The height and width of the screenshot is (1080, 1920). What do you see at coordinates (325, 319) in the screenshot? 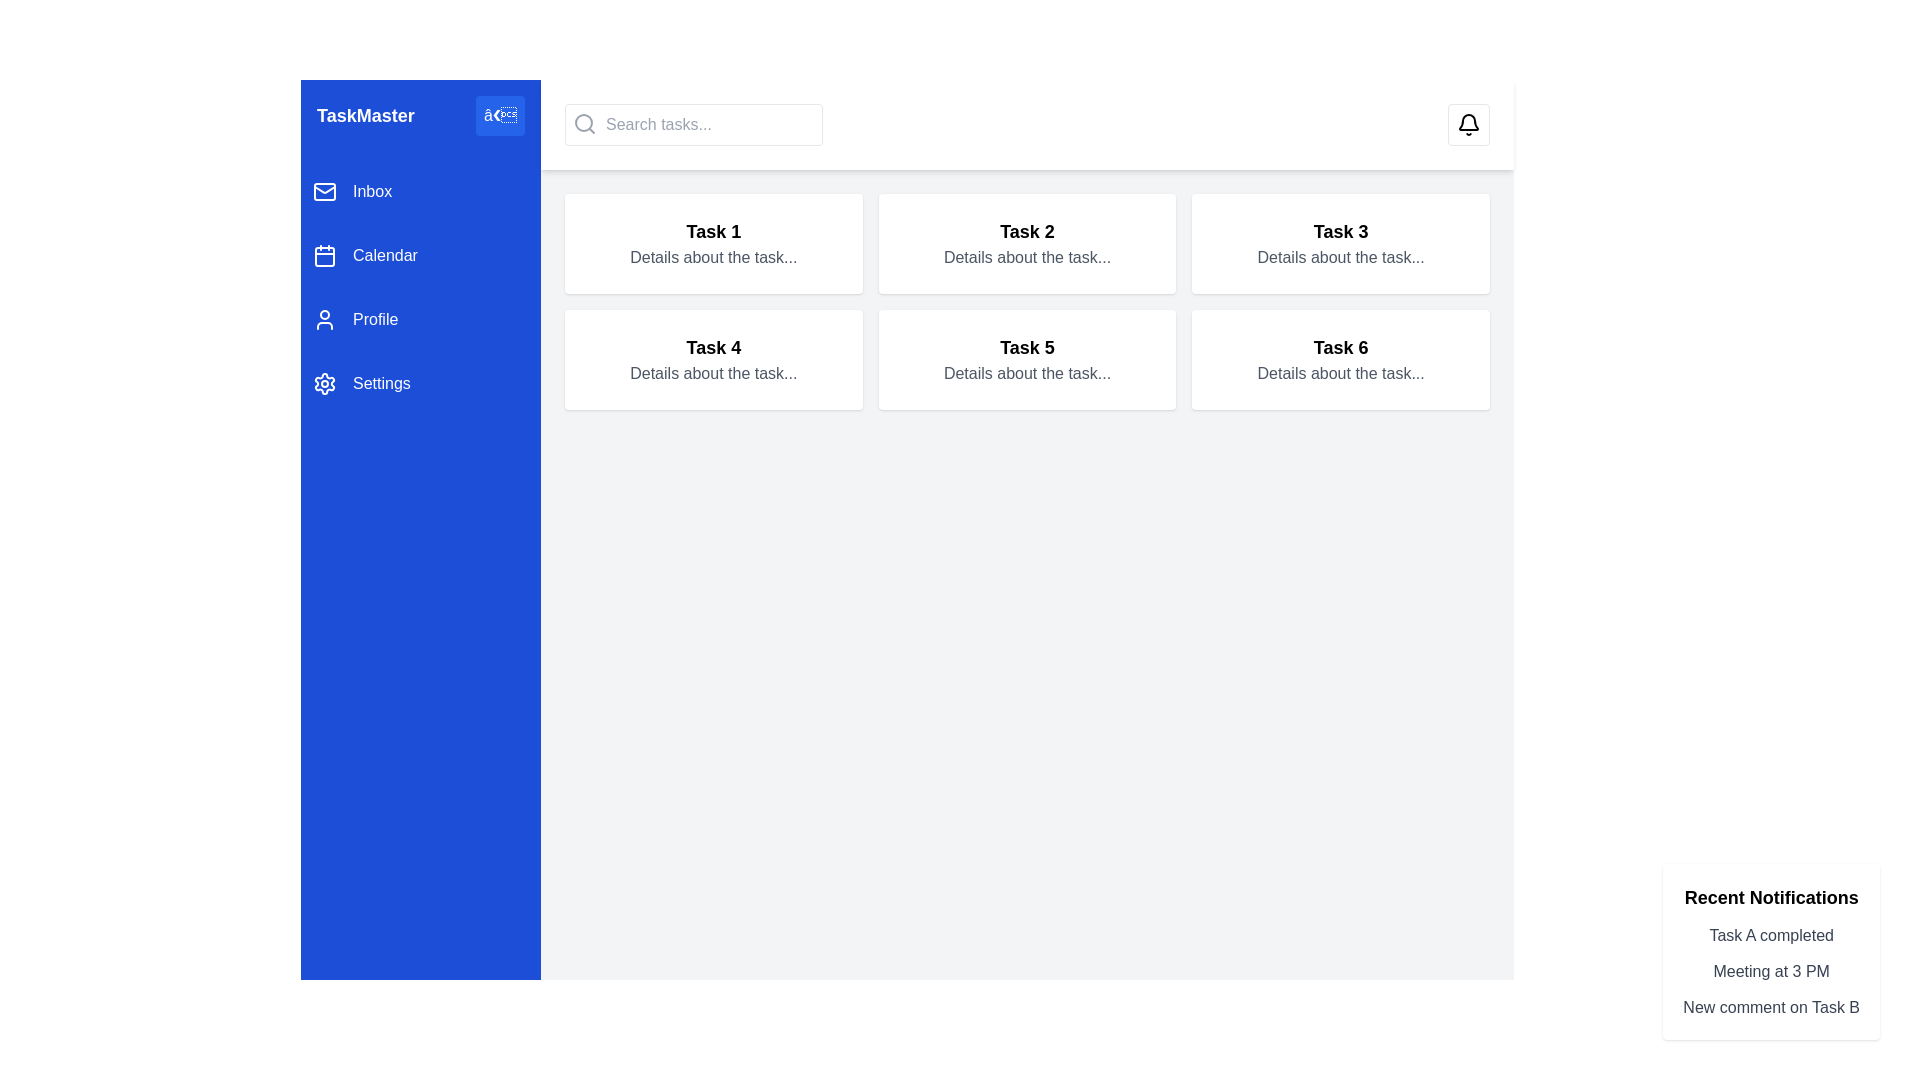
I see `the 'Profile' icon in the sidebar menu` at bounding box center [325, 319].